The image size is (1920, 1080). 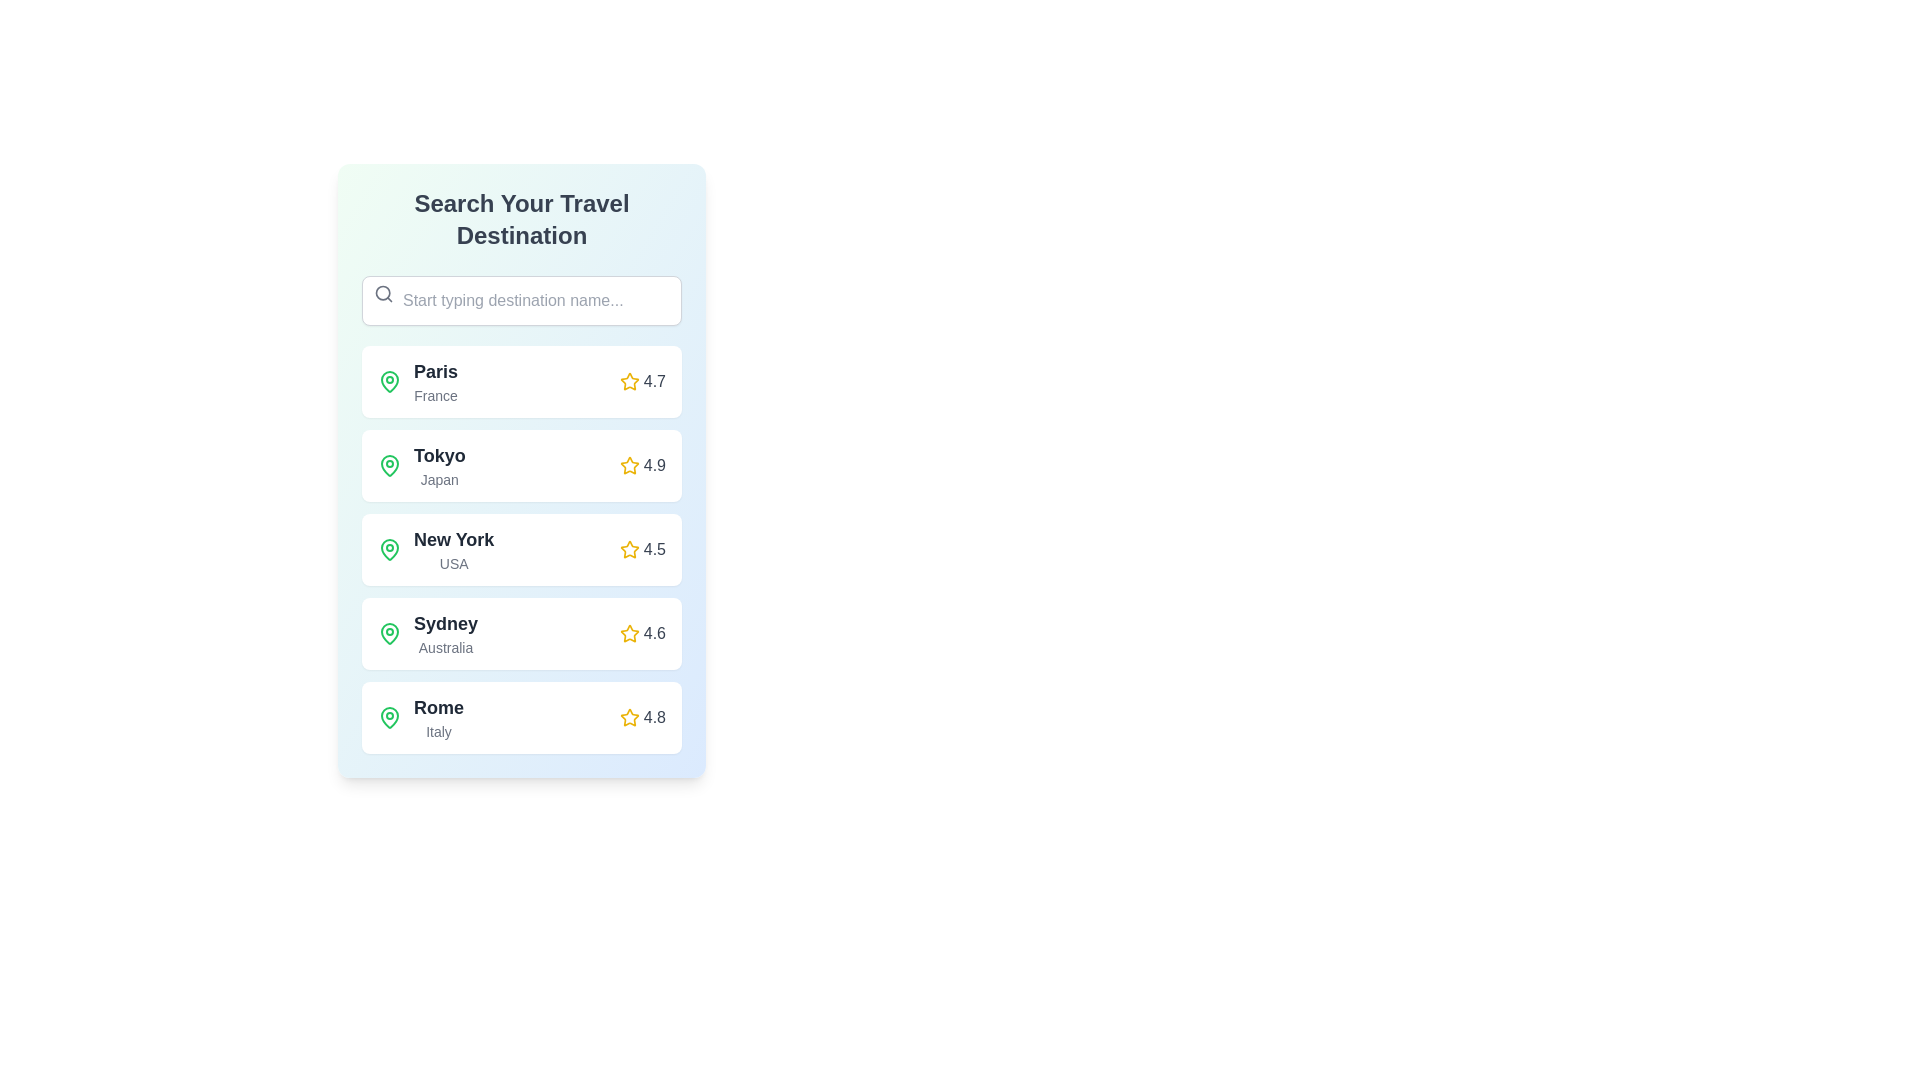 What do you see at coordinates (654, 716) in the screenshot?
I see `textual label displaying '4.8' located in the rating section of the 'Rome' card, next to the yellow star icon` at bounding box center [654, 716].